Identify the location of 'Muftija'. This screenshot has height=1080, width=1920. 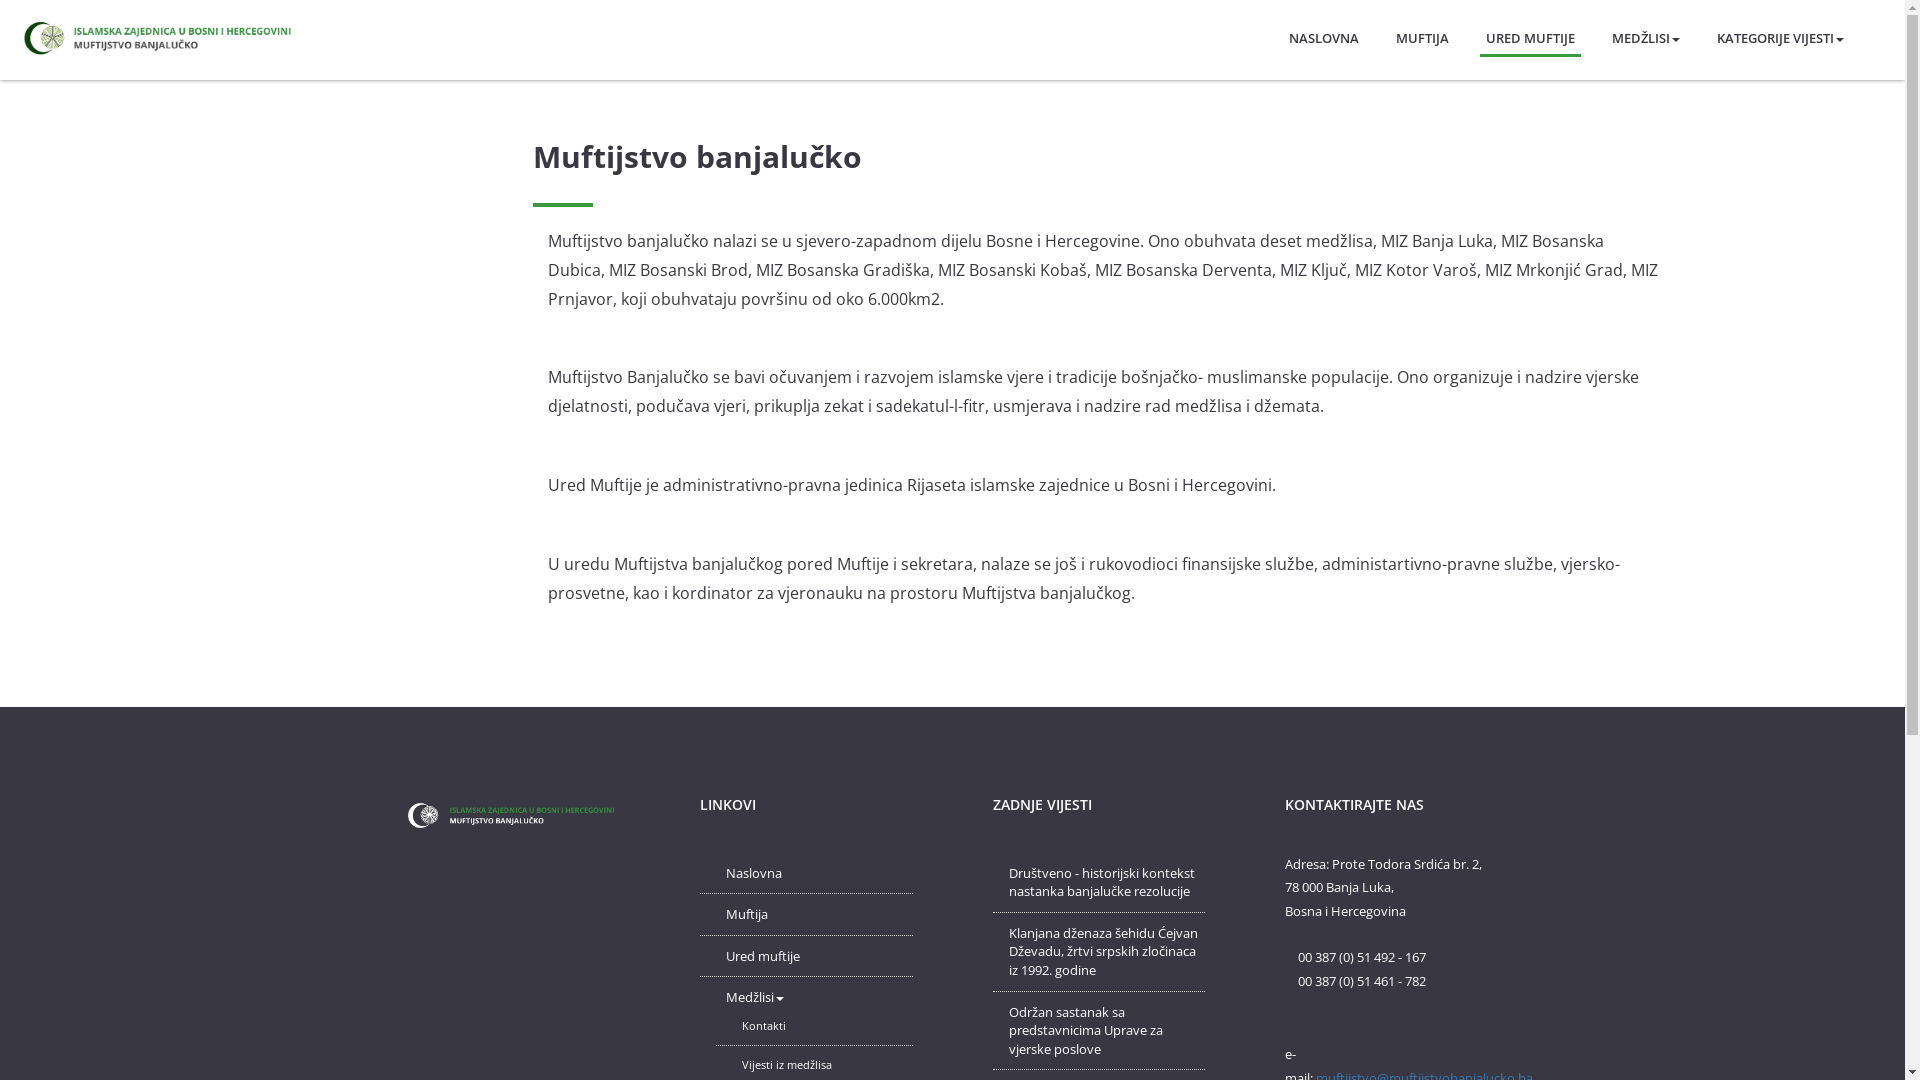
(746, 914).